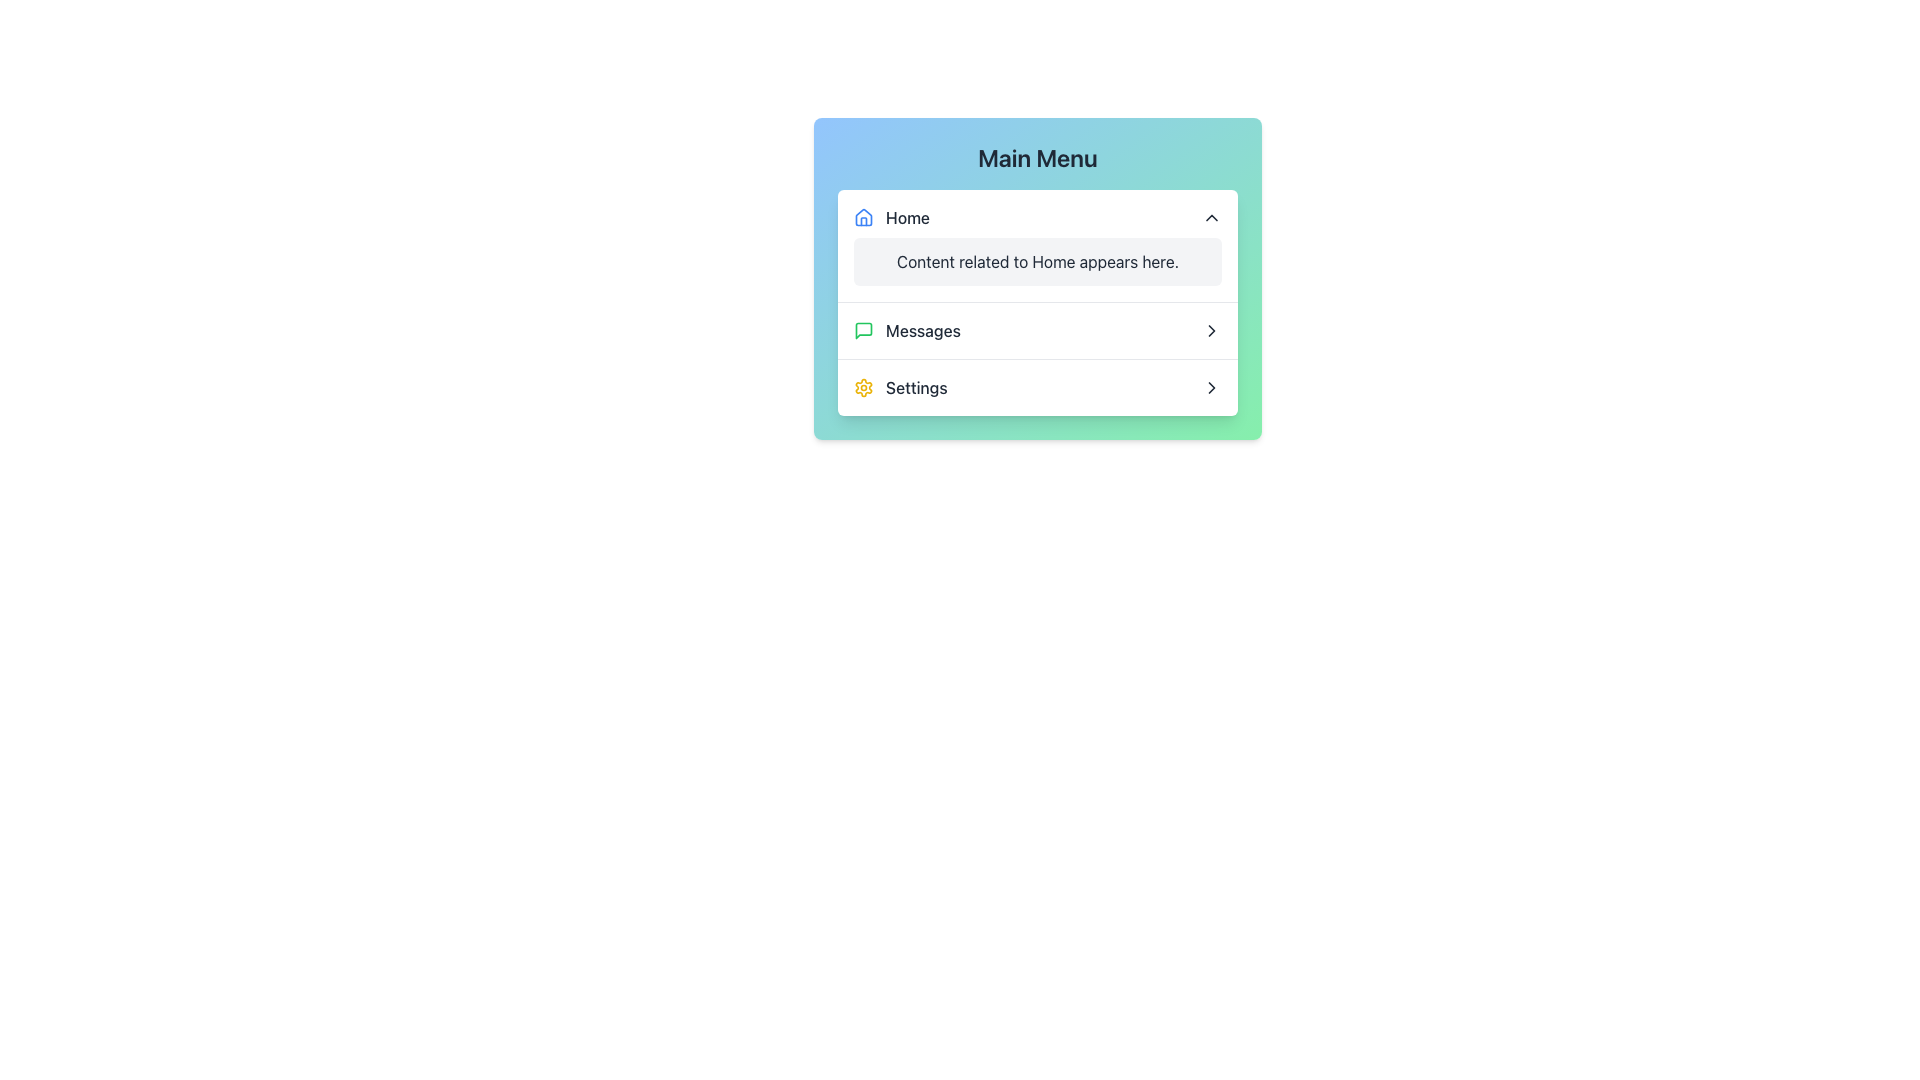 The width and height of the screenshot is (1920, 1080). What do you see at coordinates (1210, 330) in the screenshot?
I see `the rightward chevron icon located to the right of the 'Messages' text` at bounding box center [1210, 330].